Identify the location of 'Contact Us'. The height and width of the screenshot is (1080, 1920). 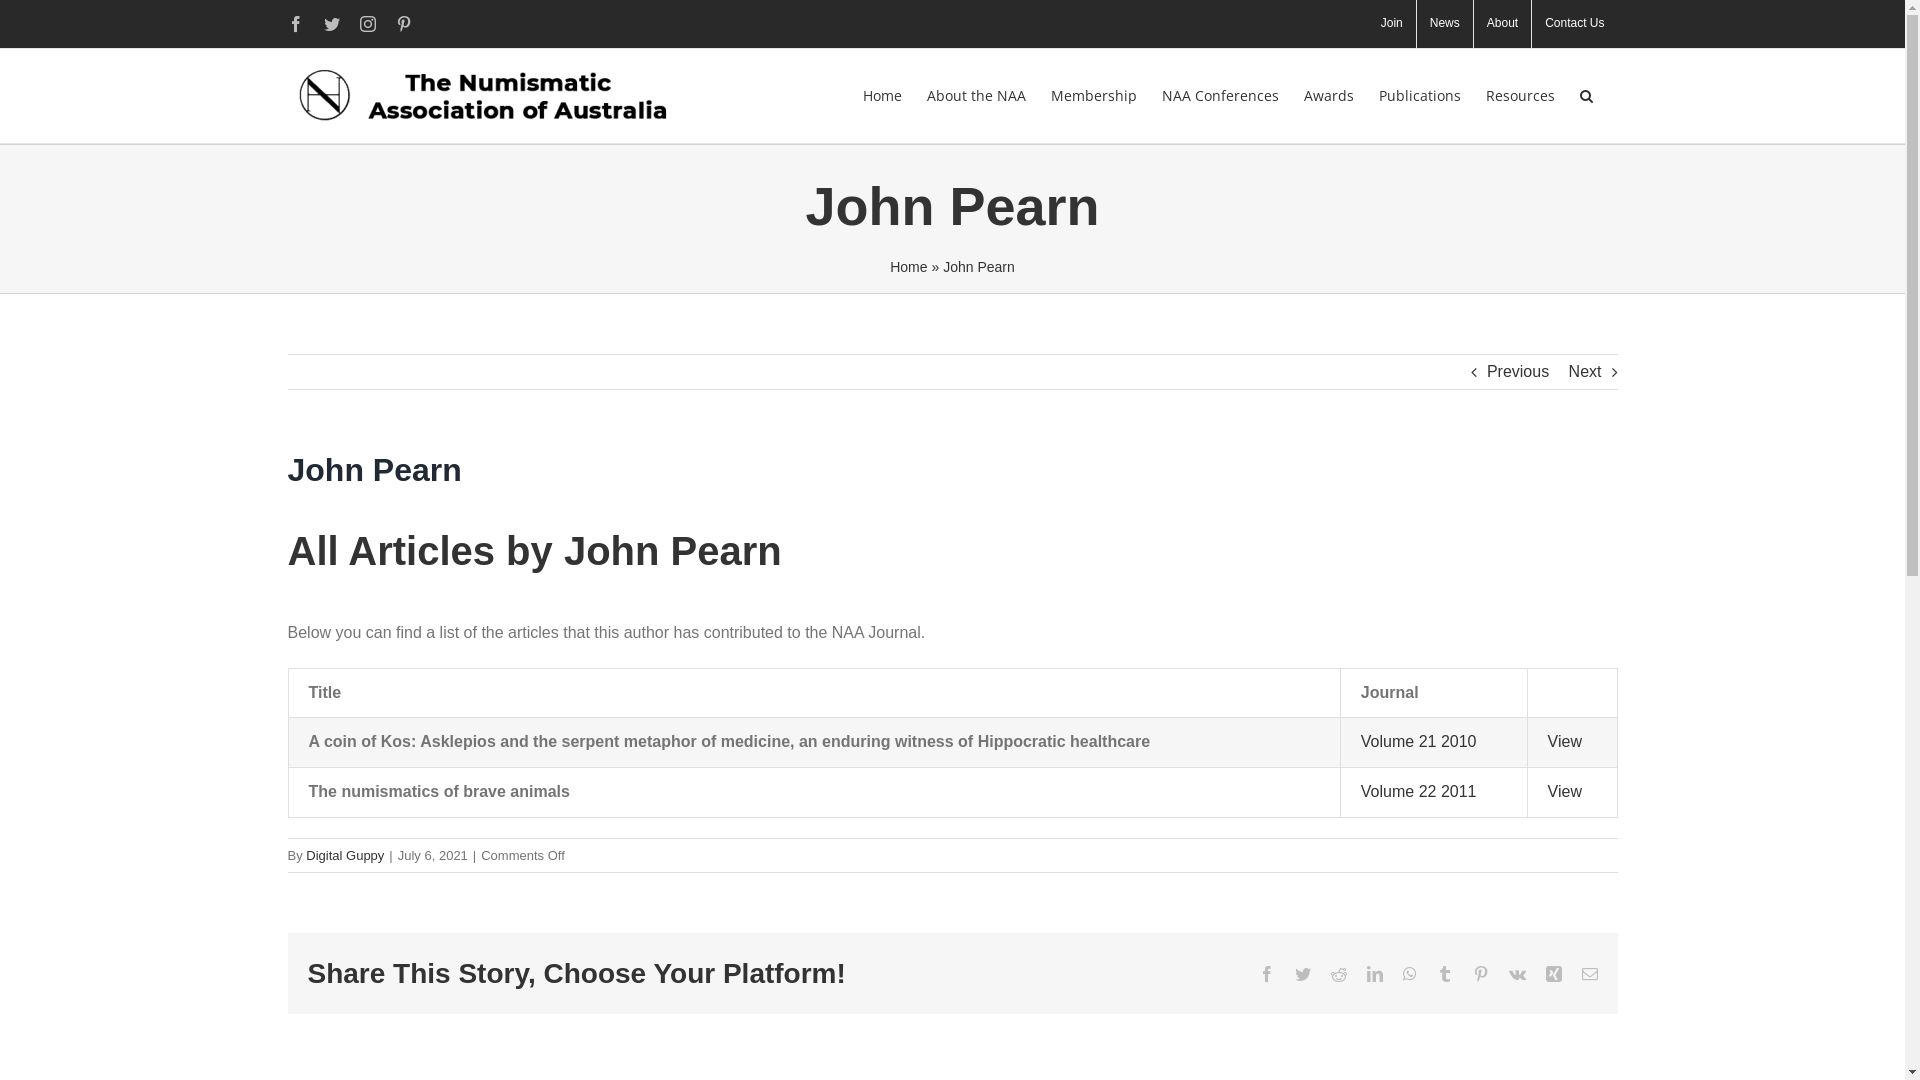
(1573, 23).